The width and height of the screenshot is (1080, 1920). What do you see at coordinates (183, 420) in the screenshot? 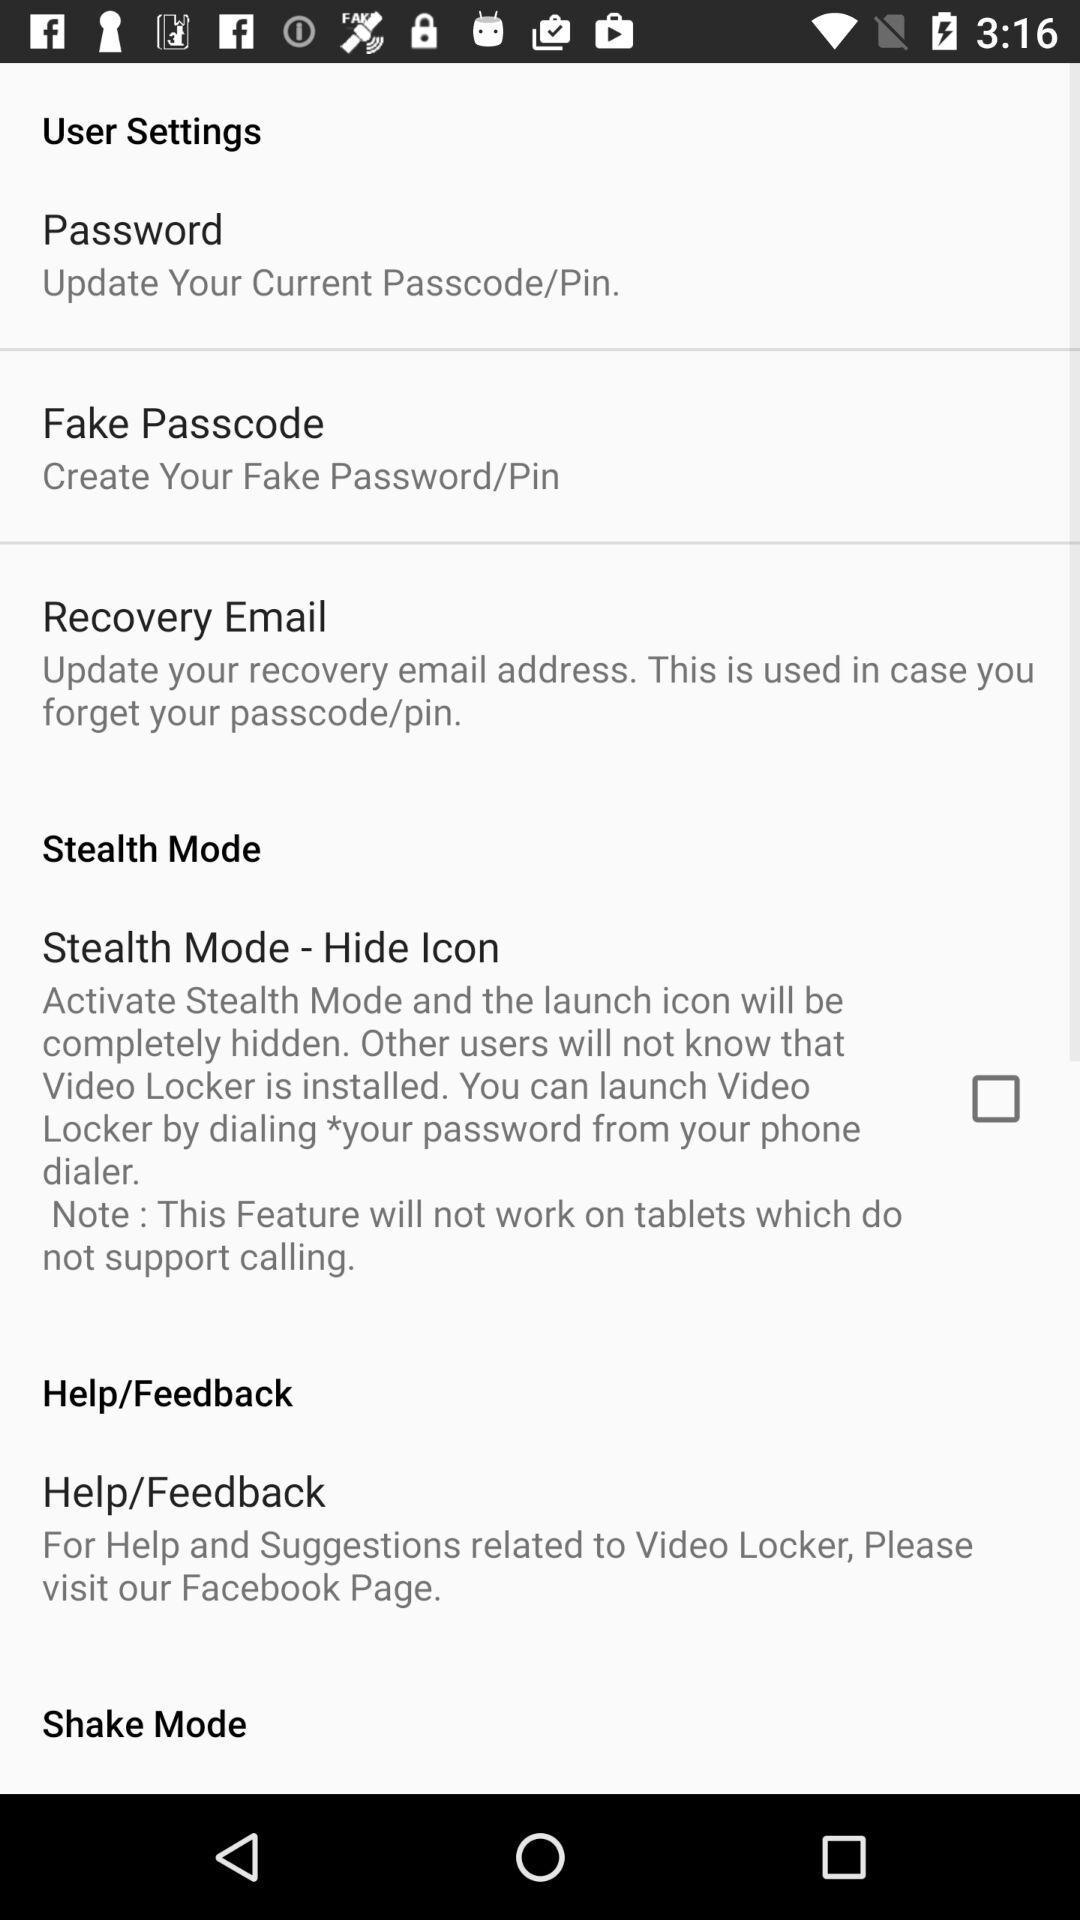
I see `item above create your fake item` at bounding box center [183, 420].